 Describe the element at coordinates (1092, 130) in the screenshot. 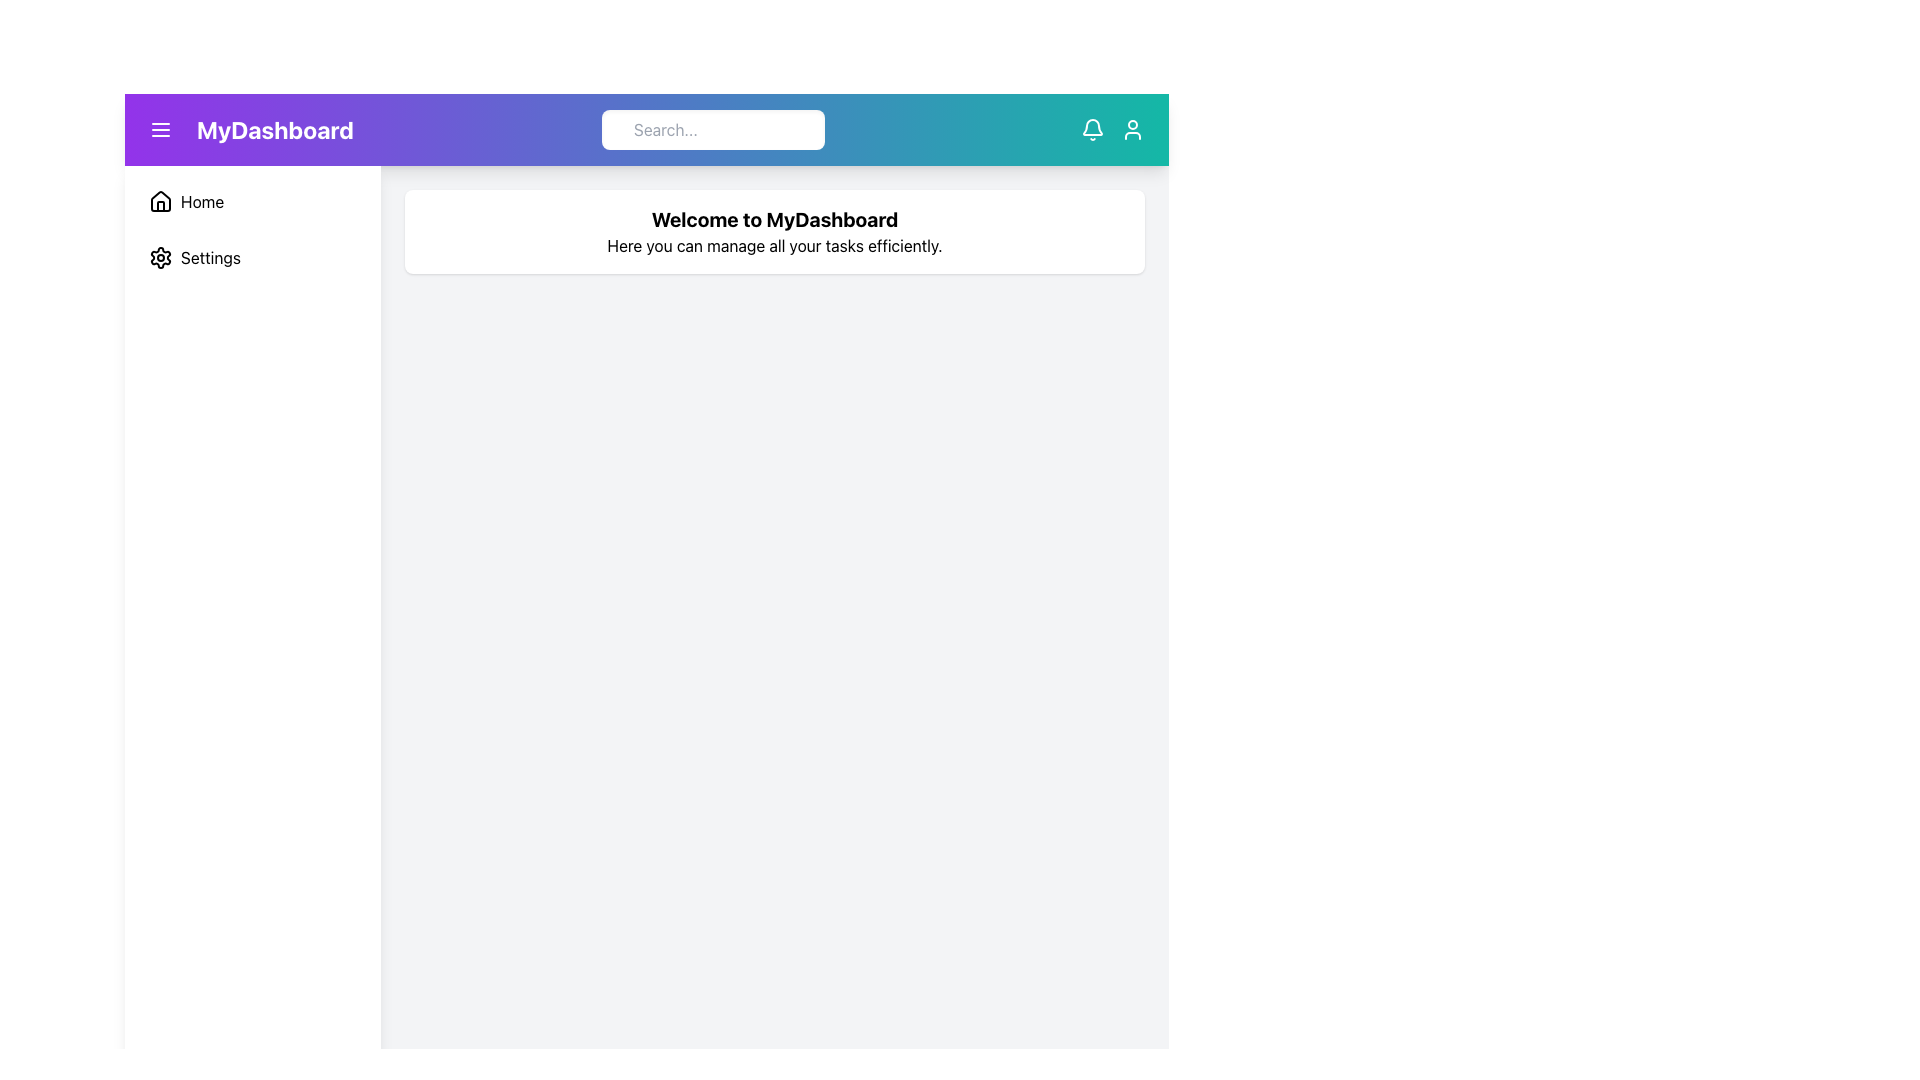

I see `the notification button located near the top-right corner of the interface` at that location.